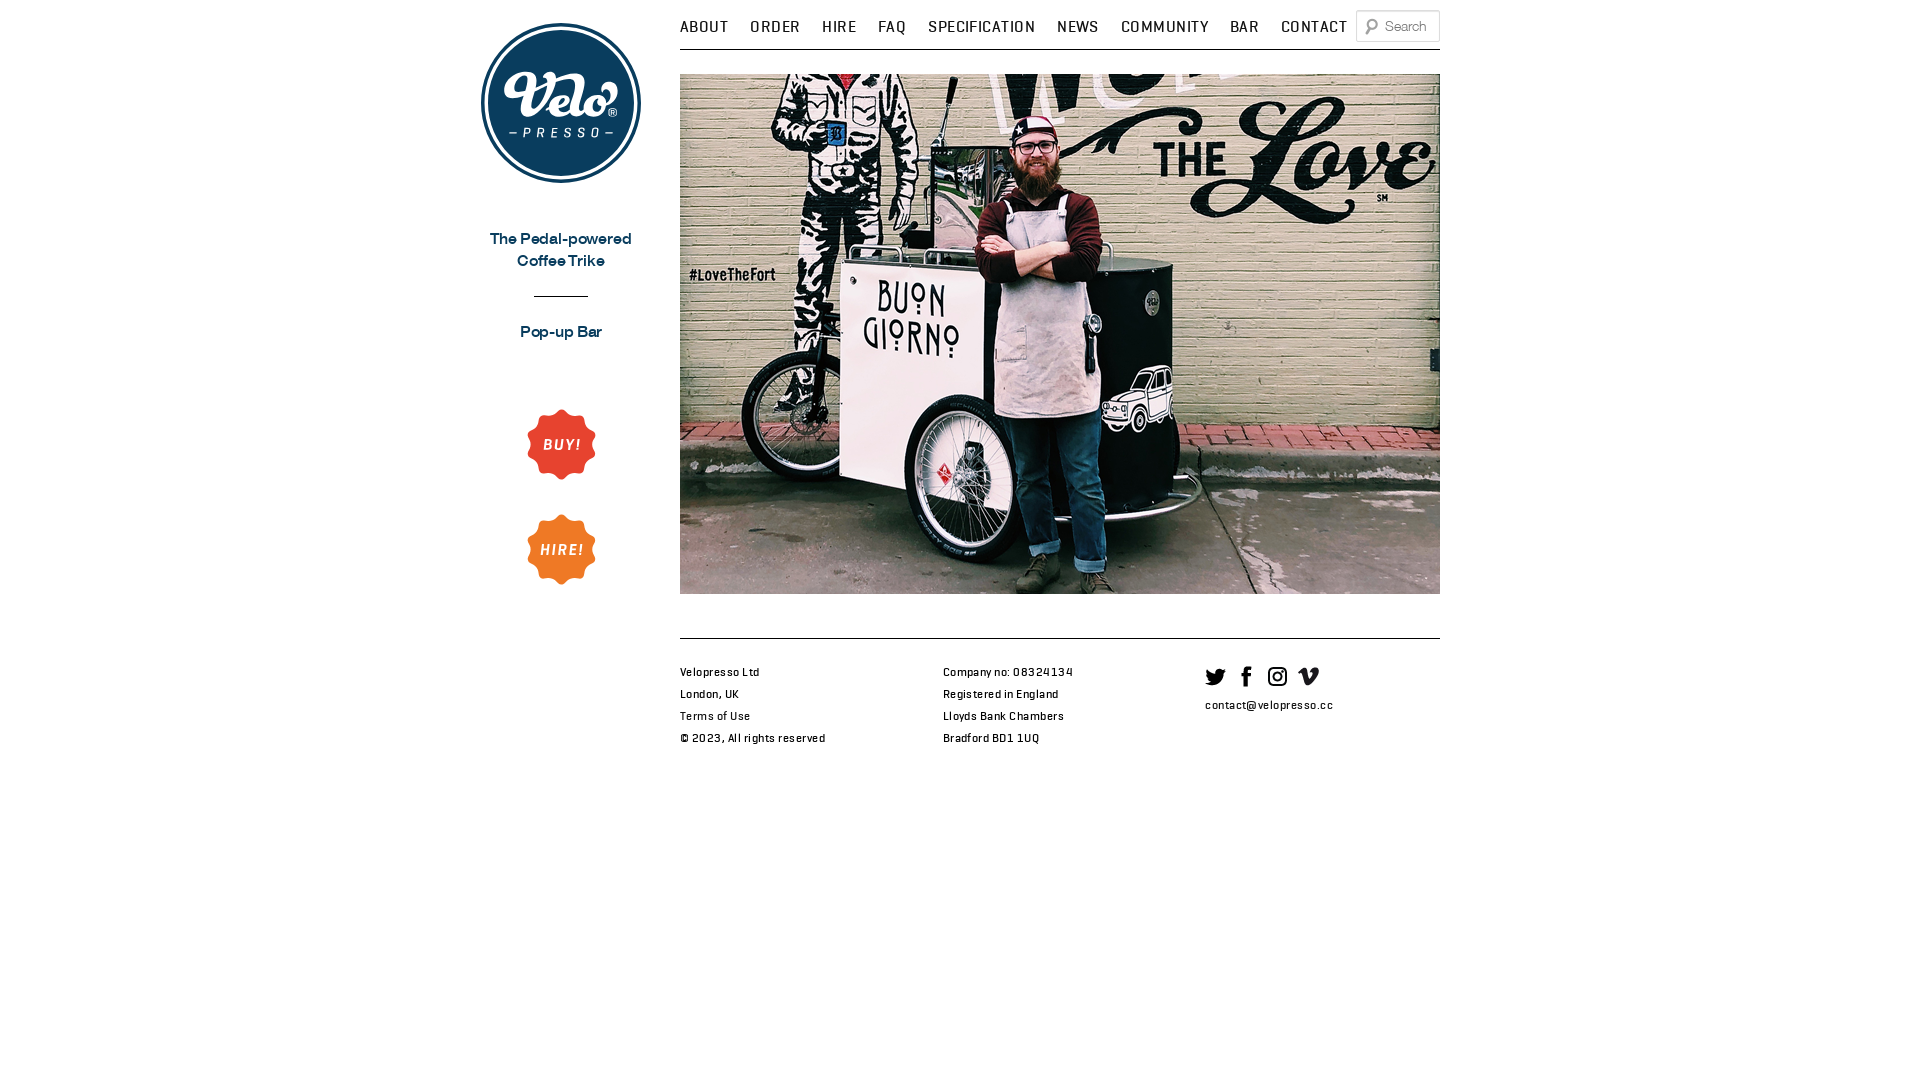 Image resolution: width=1920 pixels, height=1080 pixels. Describe the element at coordinates (560, 103) in the screenshot. I see `'Velopresso'` at that location.